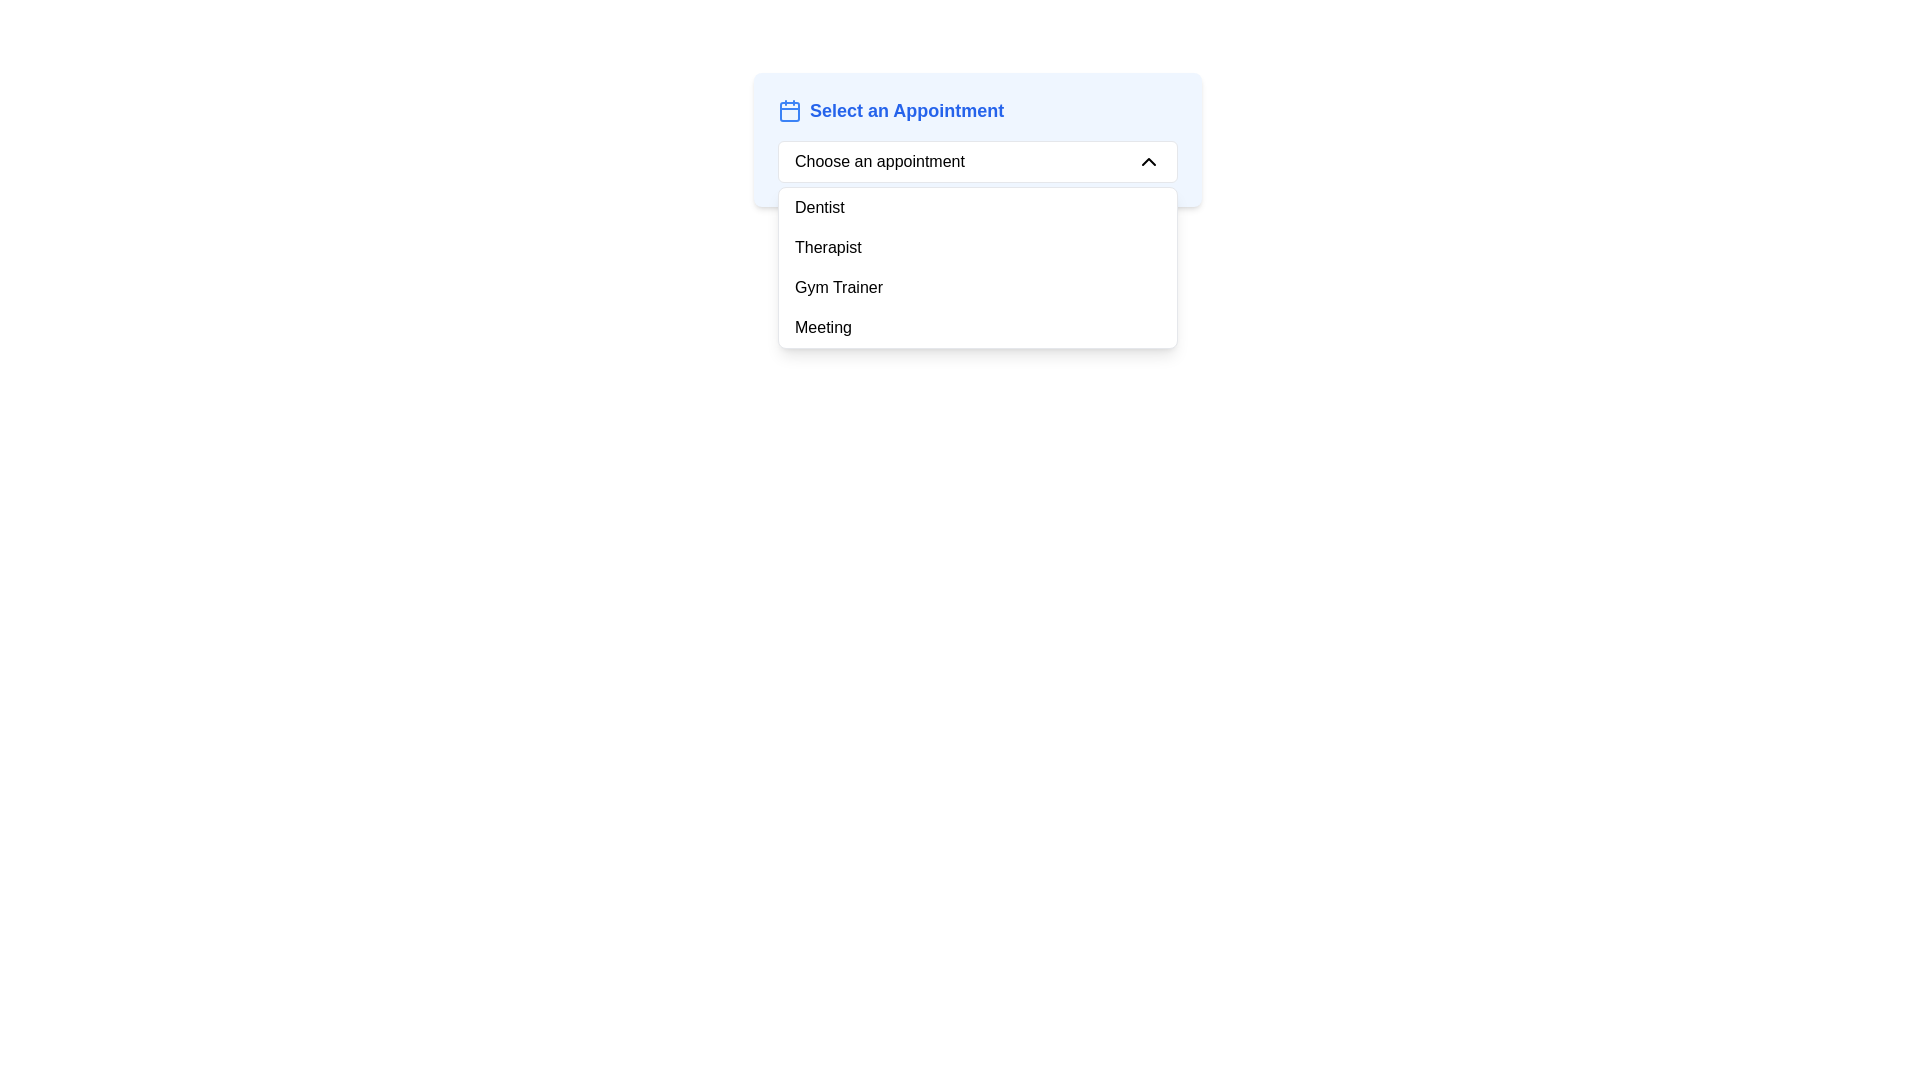 The height and width of the screenshot is (1080, 1920). What do you see at coordinates (906, 111) in the screenshot?
I see `the Text label that serves as a heading or title for appointment selection, located near the dropdown selection component` at bounding box center [906, 111].